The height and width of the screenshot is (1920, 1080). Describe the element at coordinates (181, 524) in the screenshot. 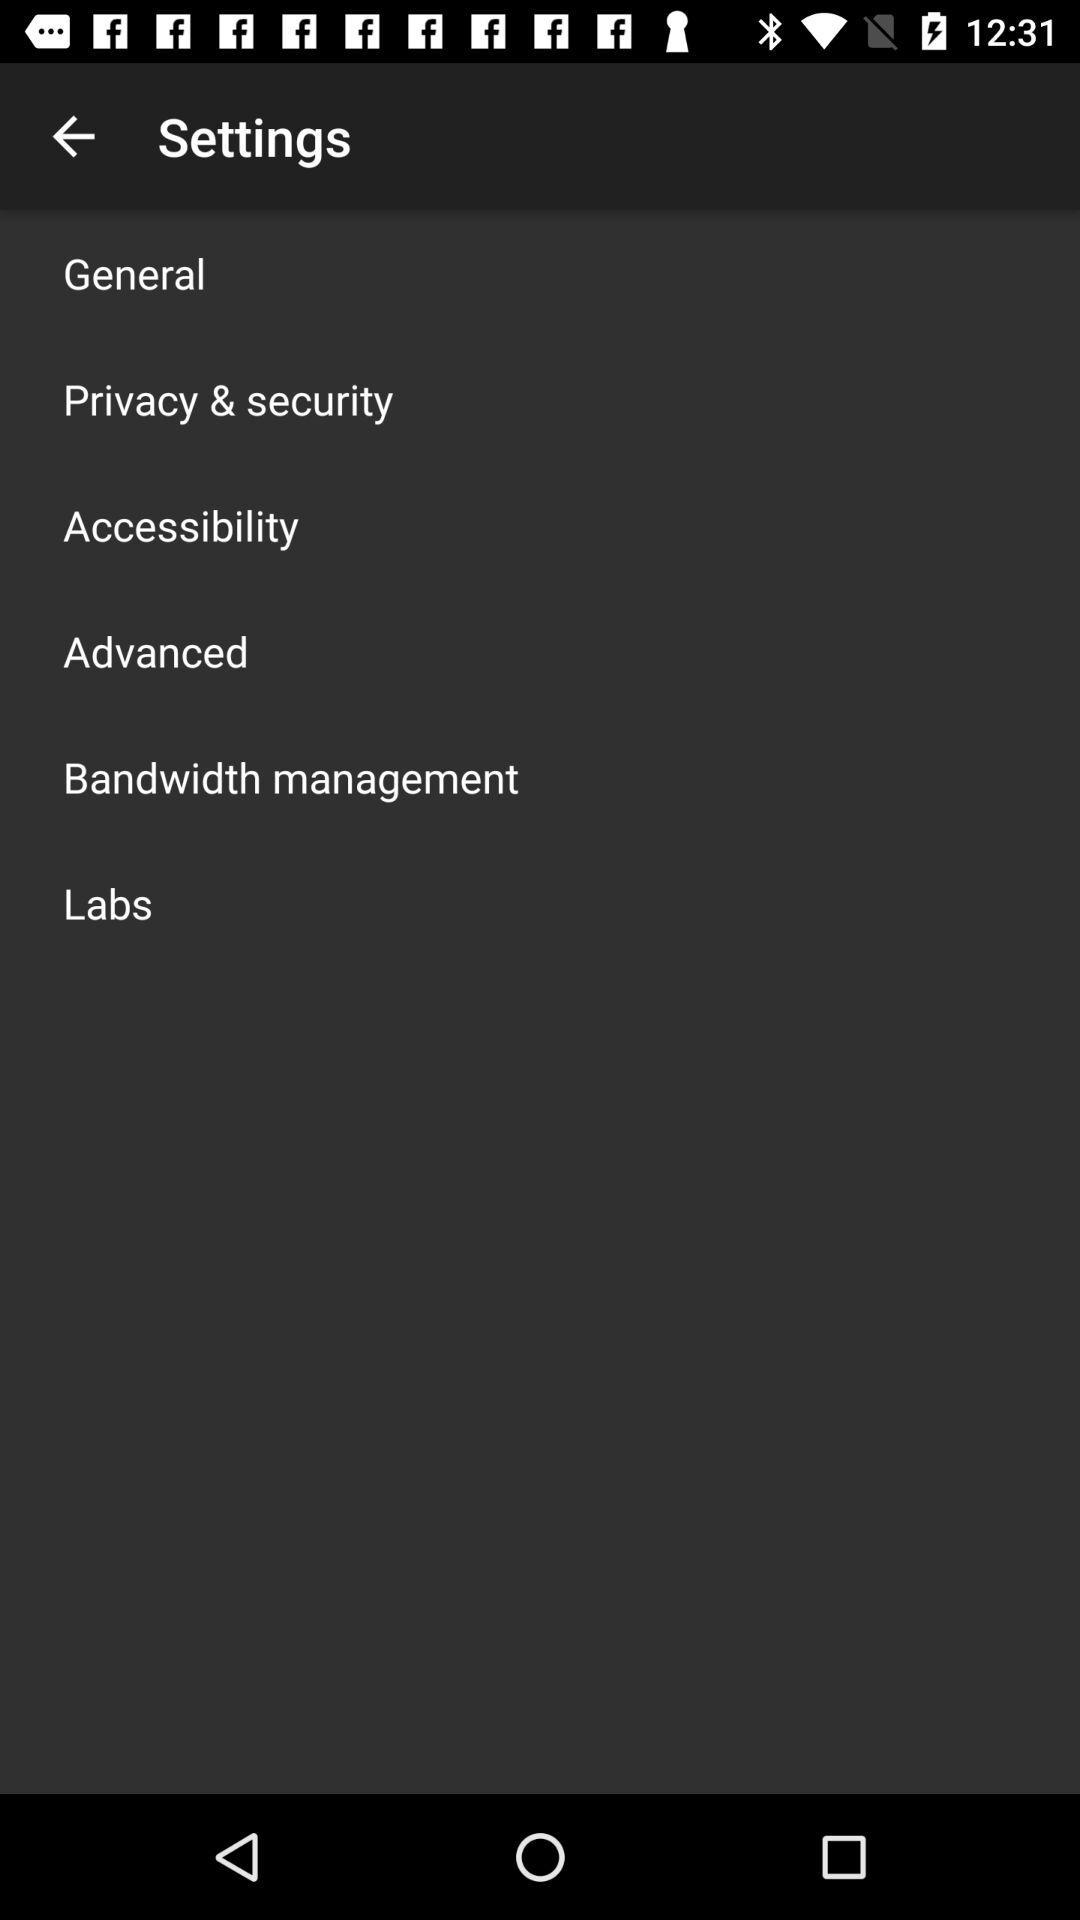

I see `accessibility item` at that location.